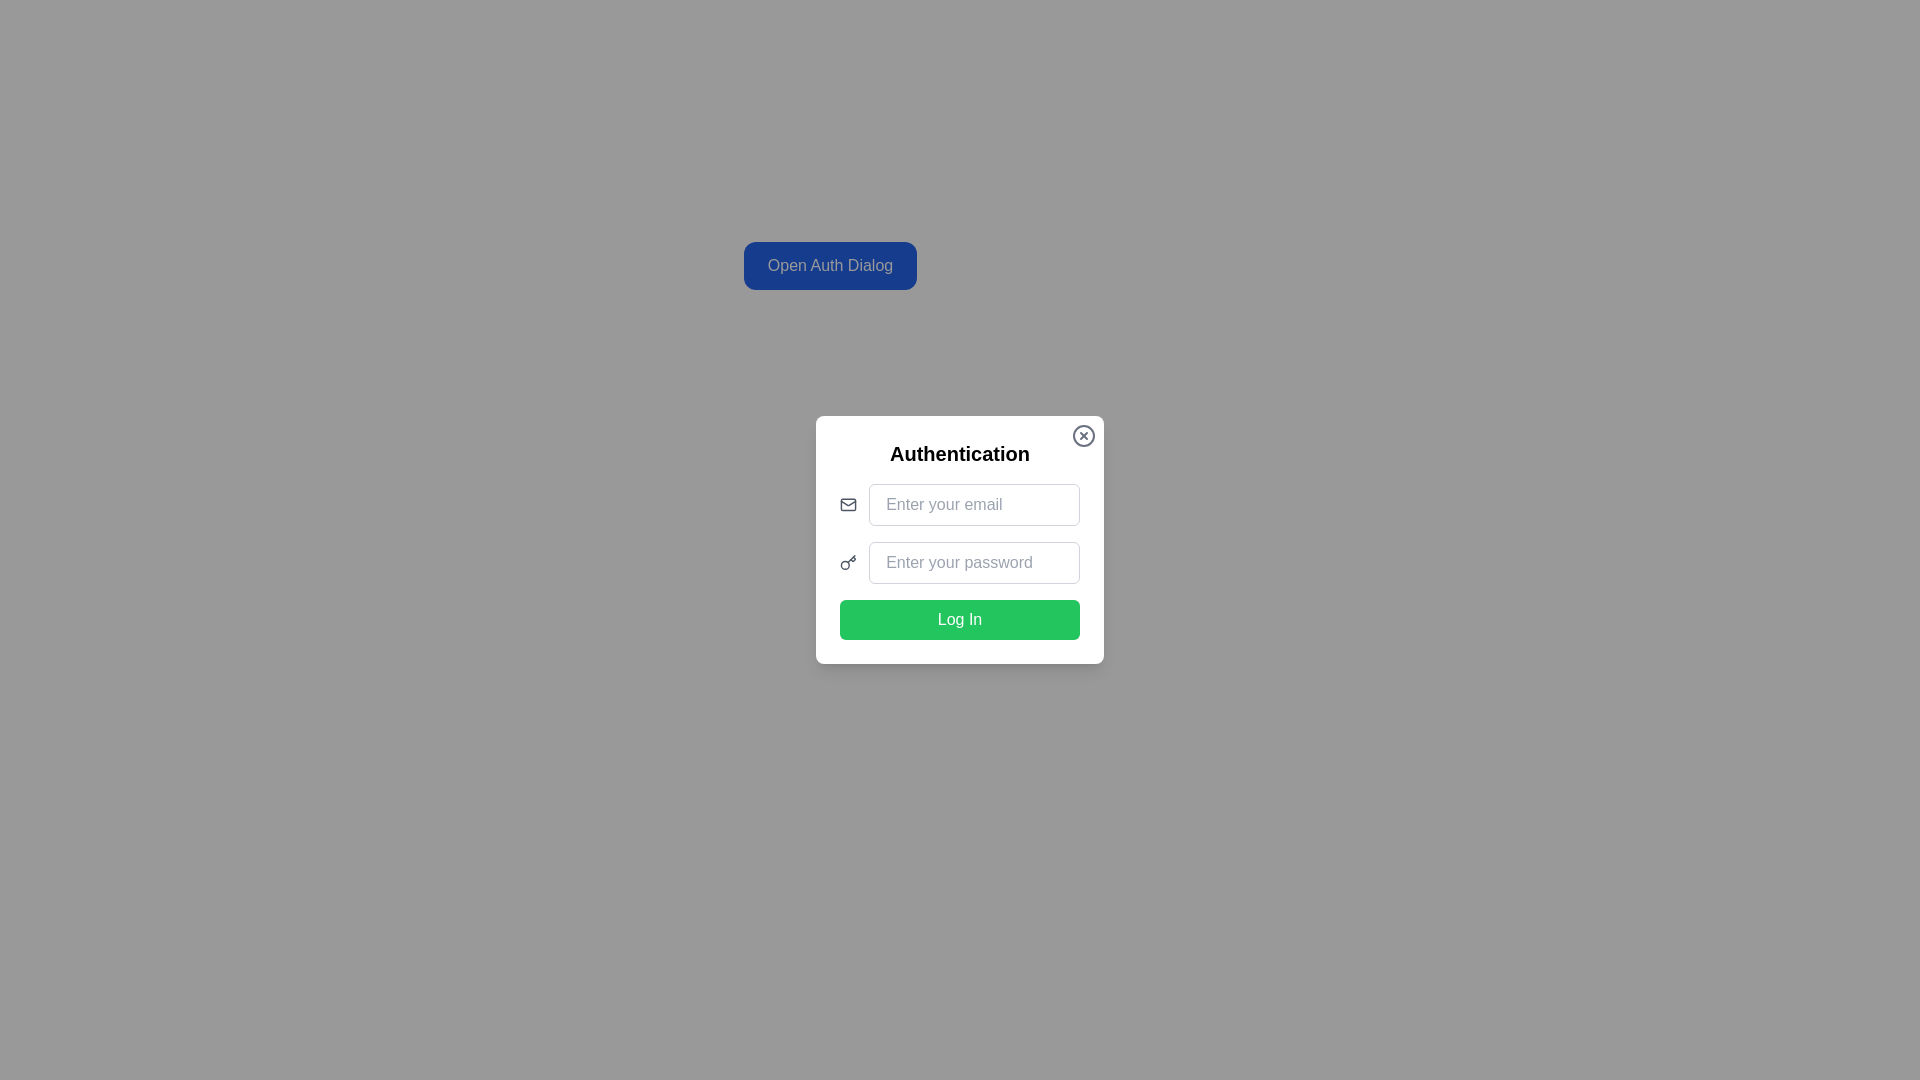  Describe the element at coordinates (960, 504) in the screenshot. I see `the email input field located` at that location.